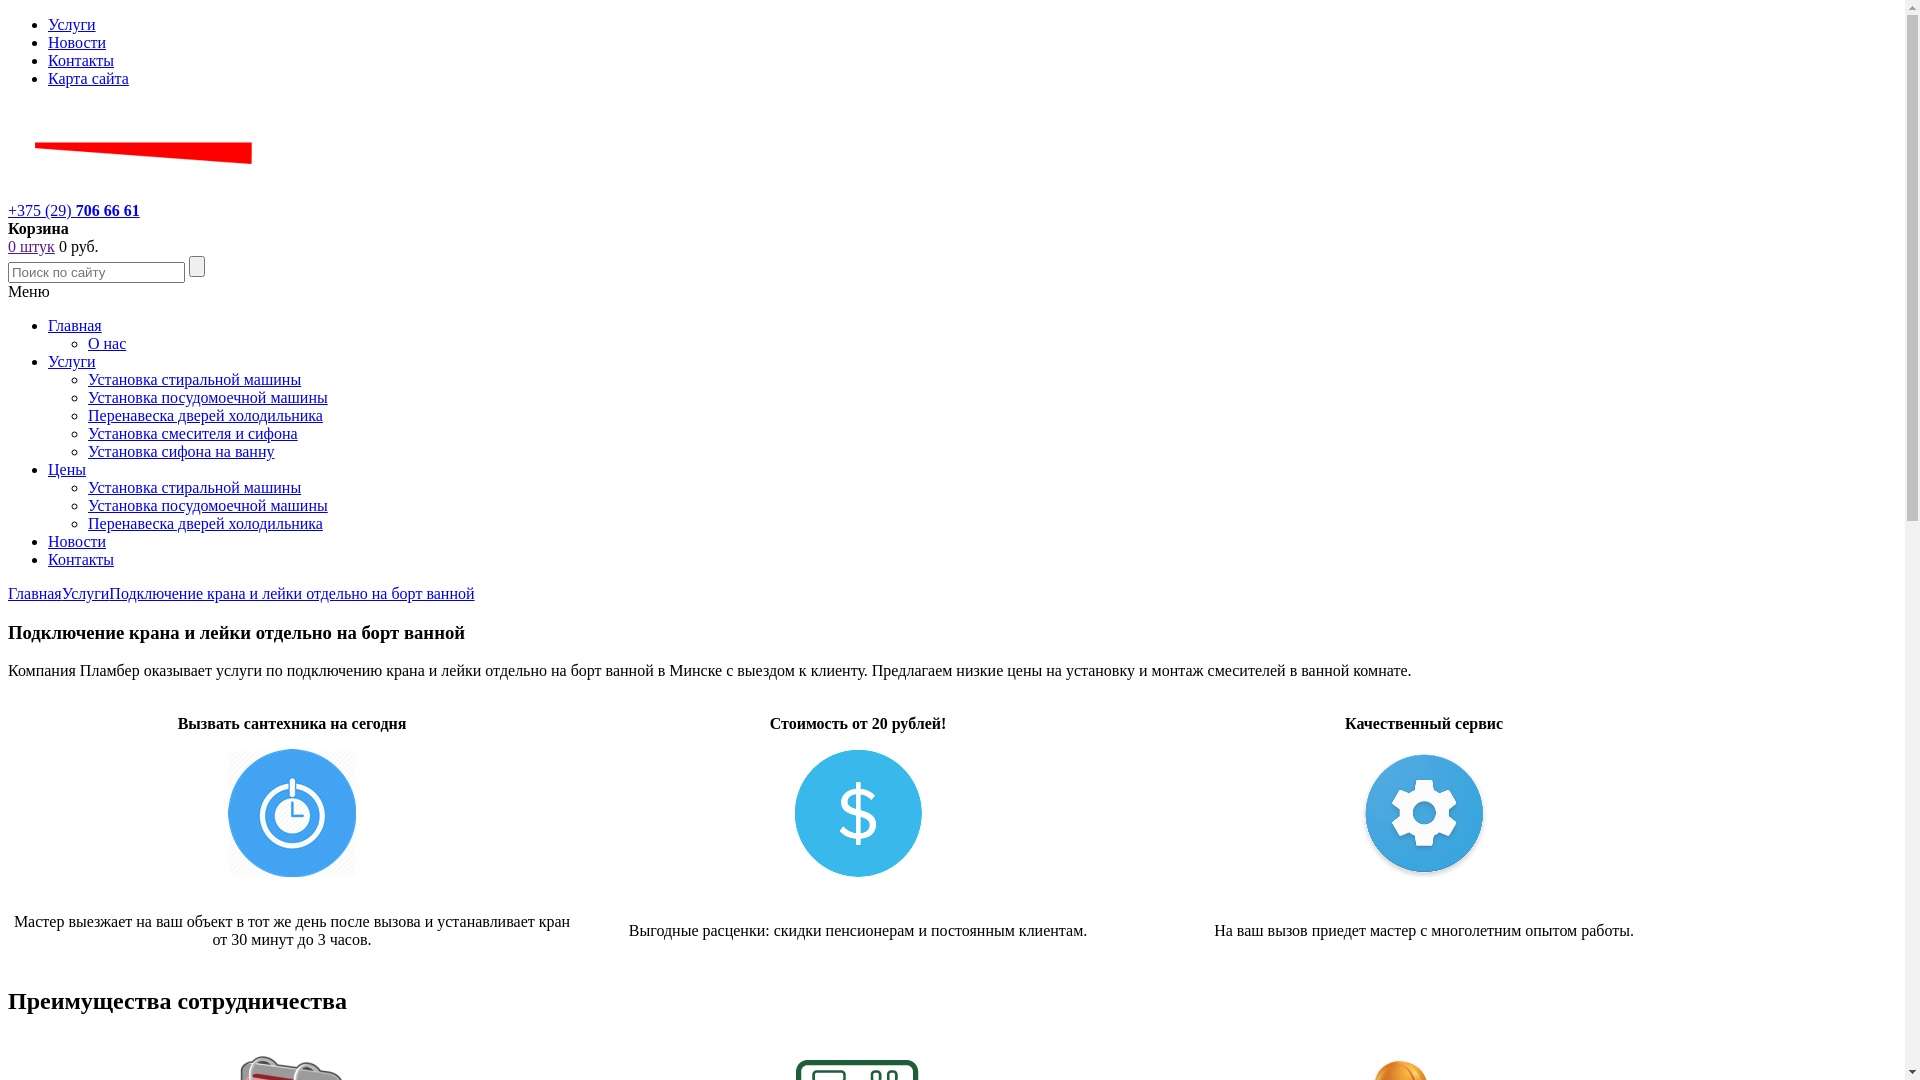 Image resolution: width=1920 pixels, height=1080 pixels. What do you see at coordinates (73, 210) in the screenshot?
I see `'+375 (29) 706 66 61'` at bounding box center [73, 210].